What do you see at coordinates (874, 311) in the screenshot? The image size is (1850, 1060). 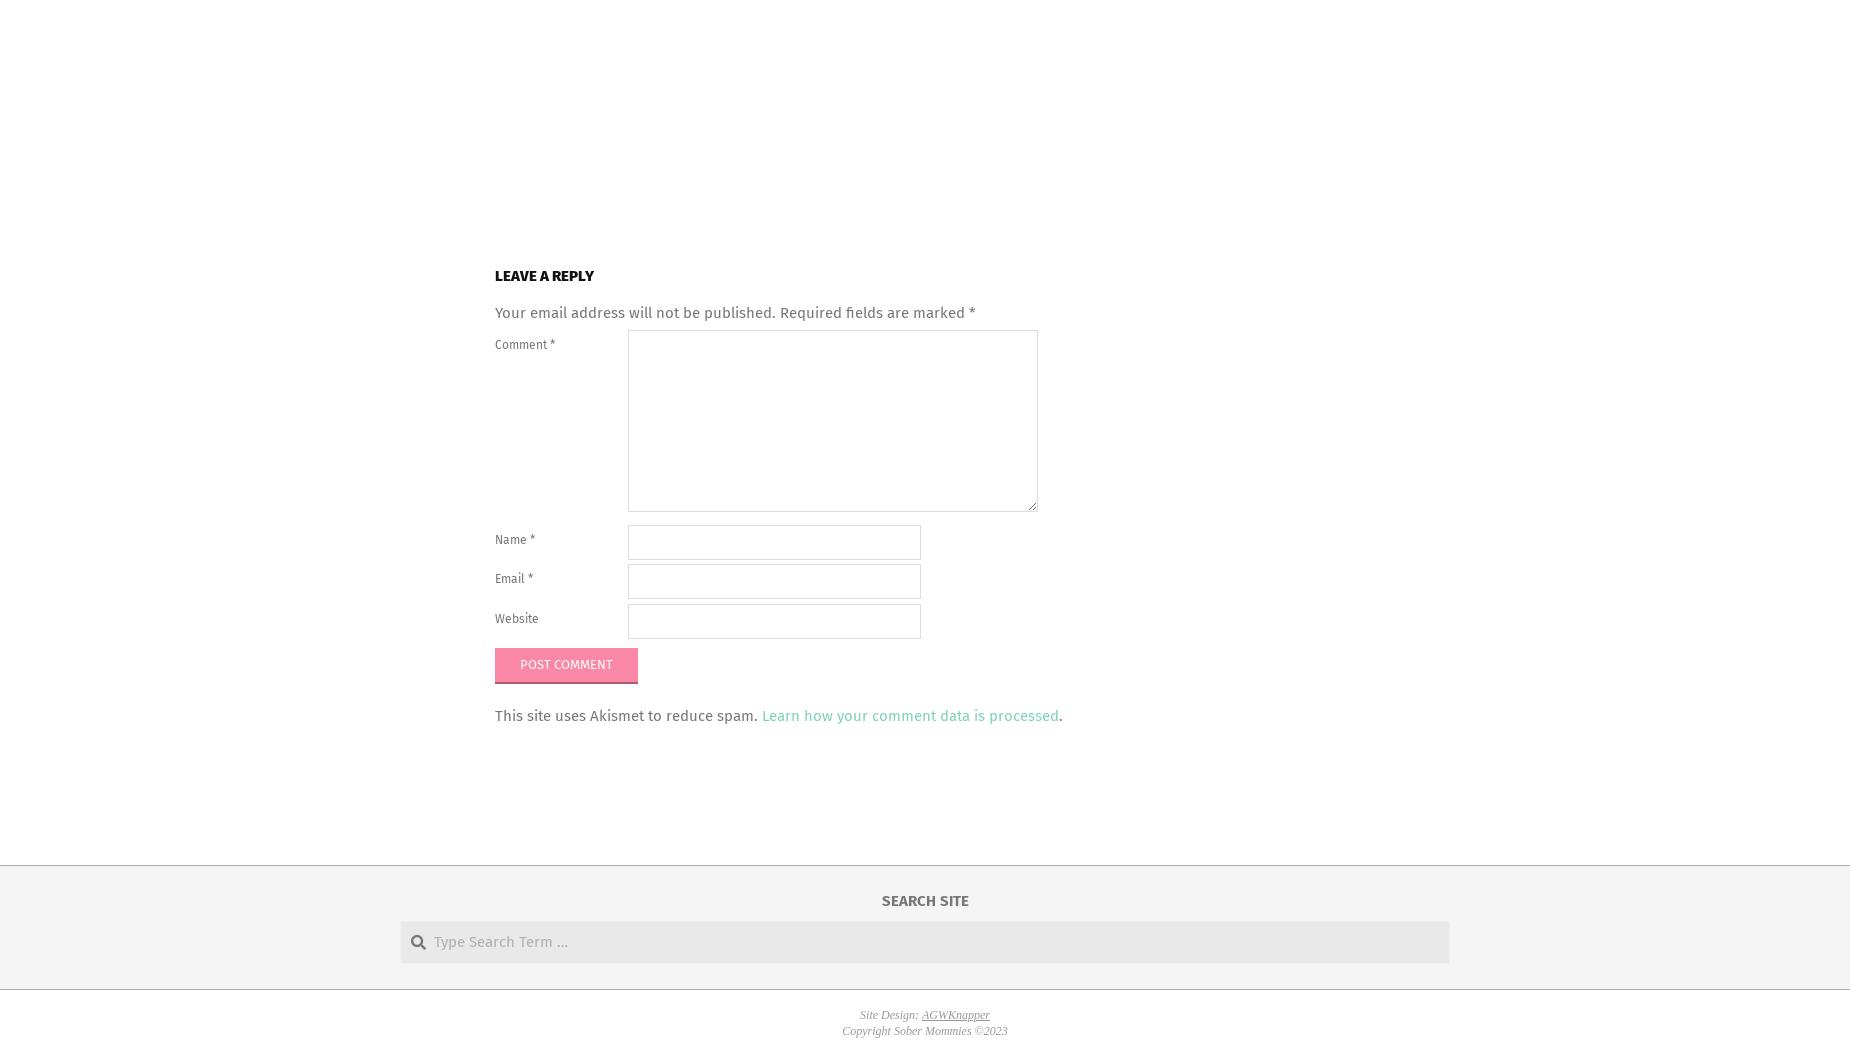 I see `'Required fields are marked'` at bounding box center [874, 311].